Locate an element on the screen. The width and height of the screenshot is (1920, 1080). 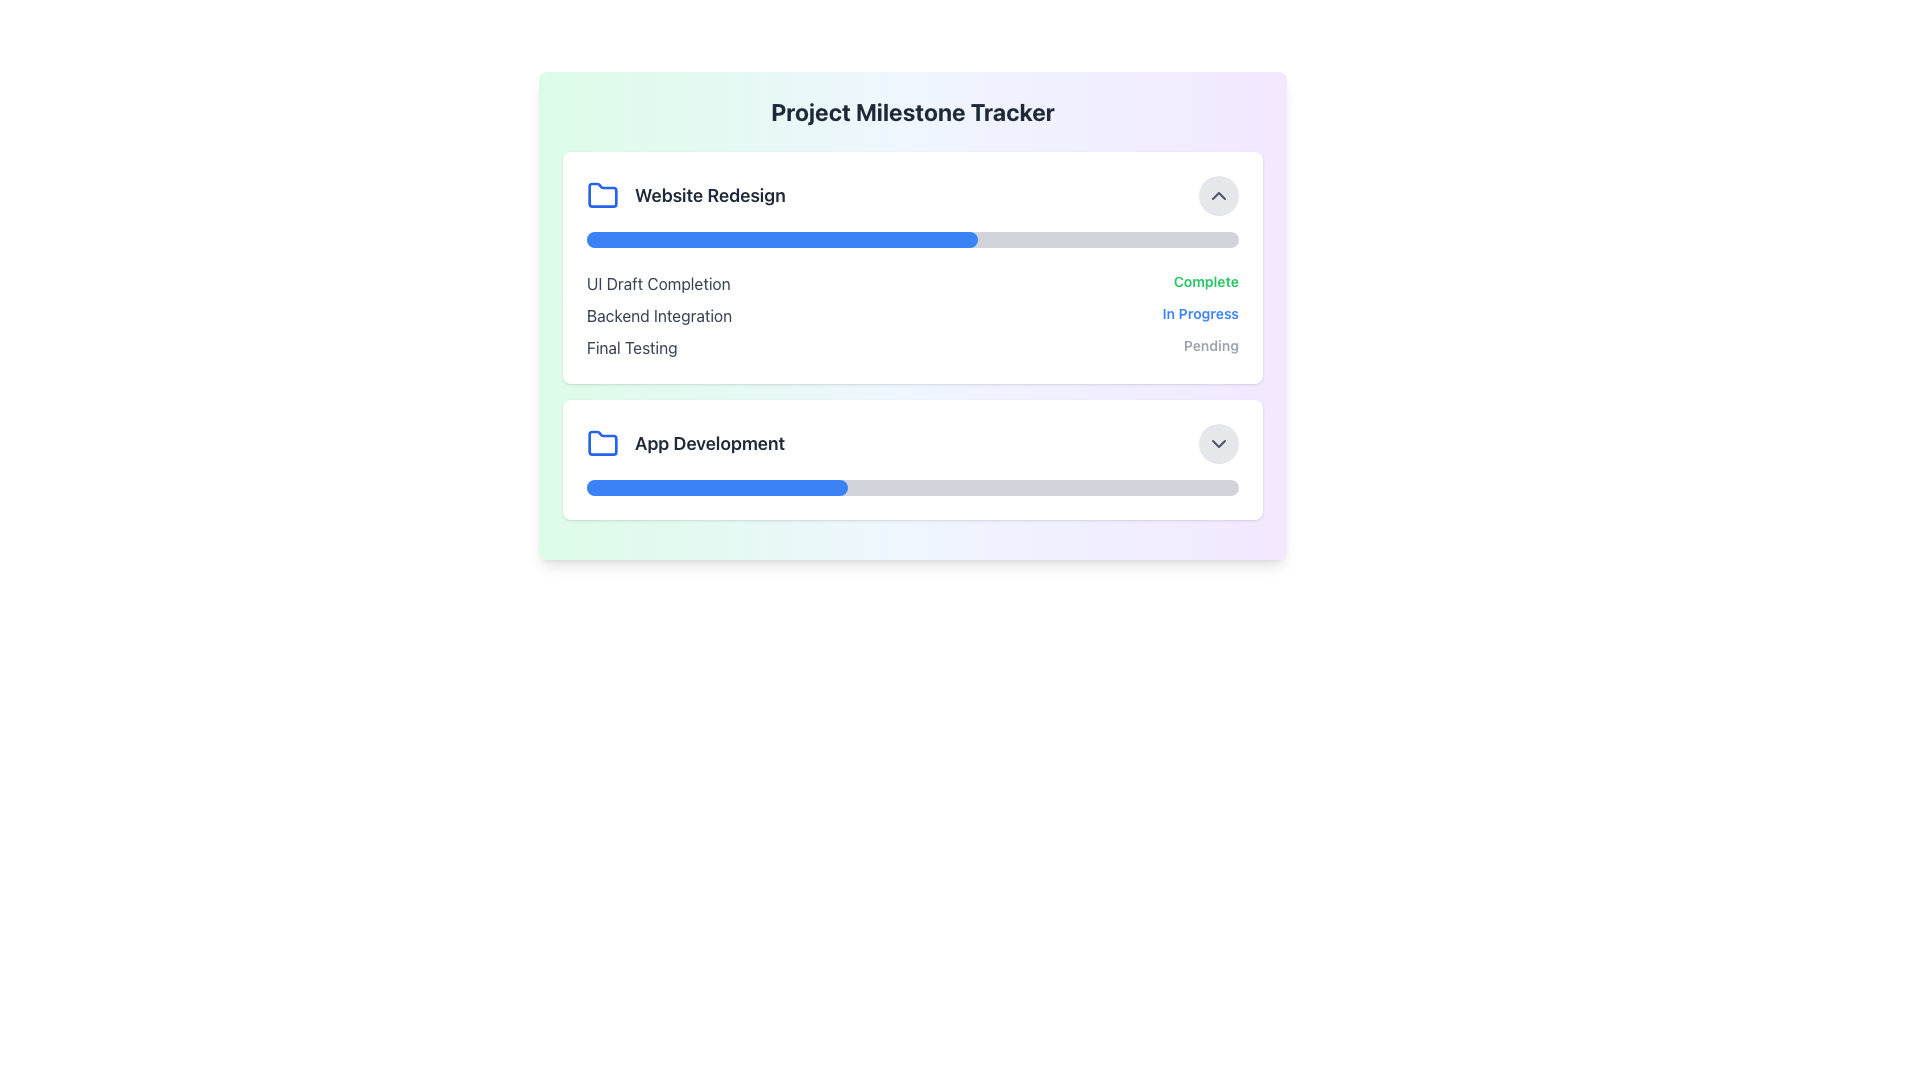
the status Text Label indicating the 'Final Testing' task, which shows it as not yet completed is located at coordinates (1210, 346).